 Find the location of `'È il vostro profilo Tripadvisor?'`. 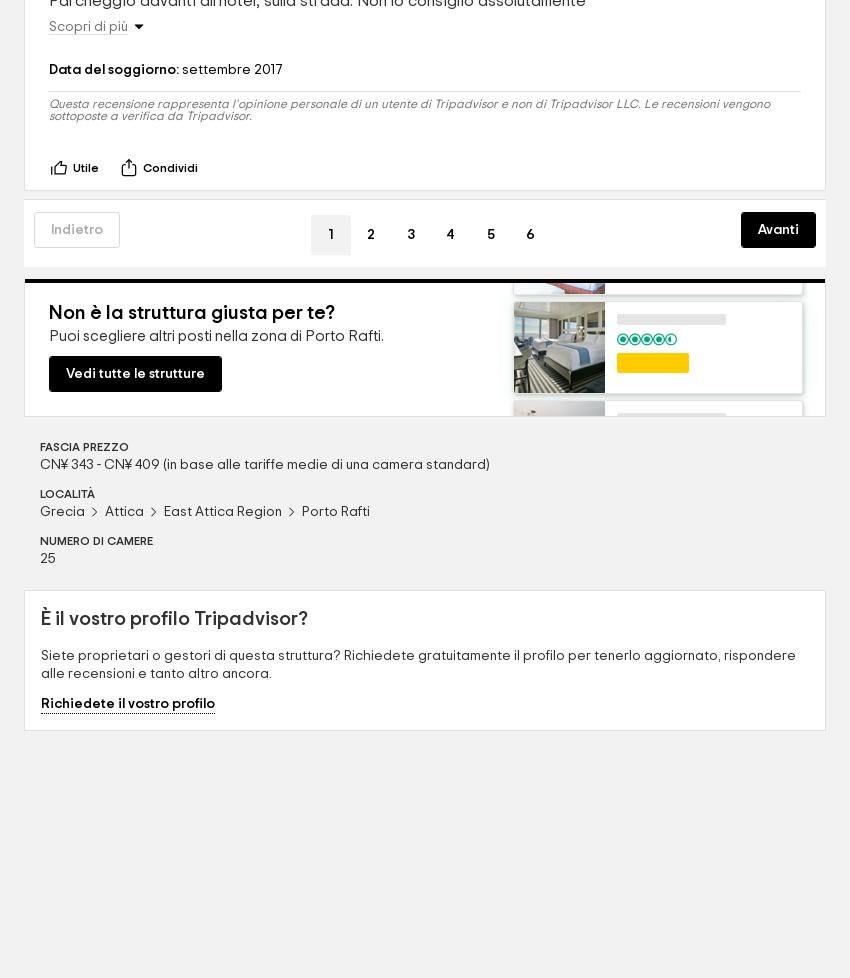

'È il vostro profilo Tripadvisor?' is located at coordinates (39, 618).